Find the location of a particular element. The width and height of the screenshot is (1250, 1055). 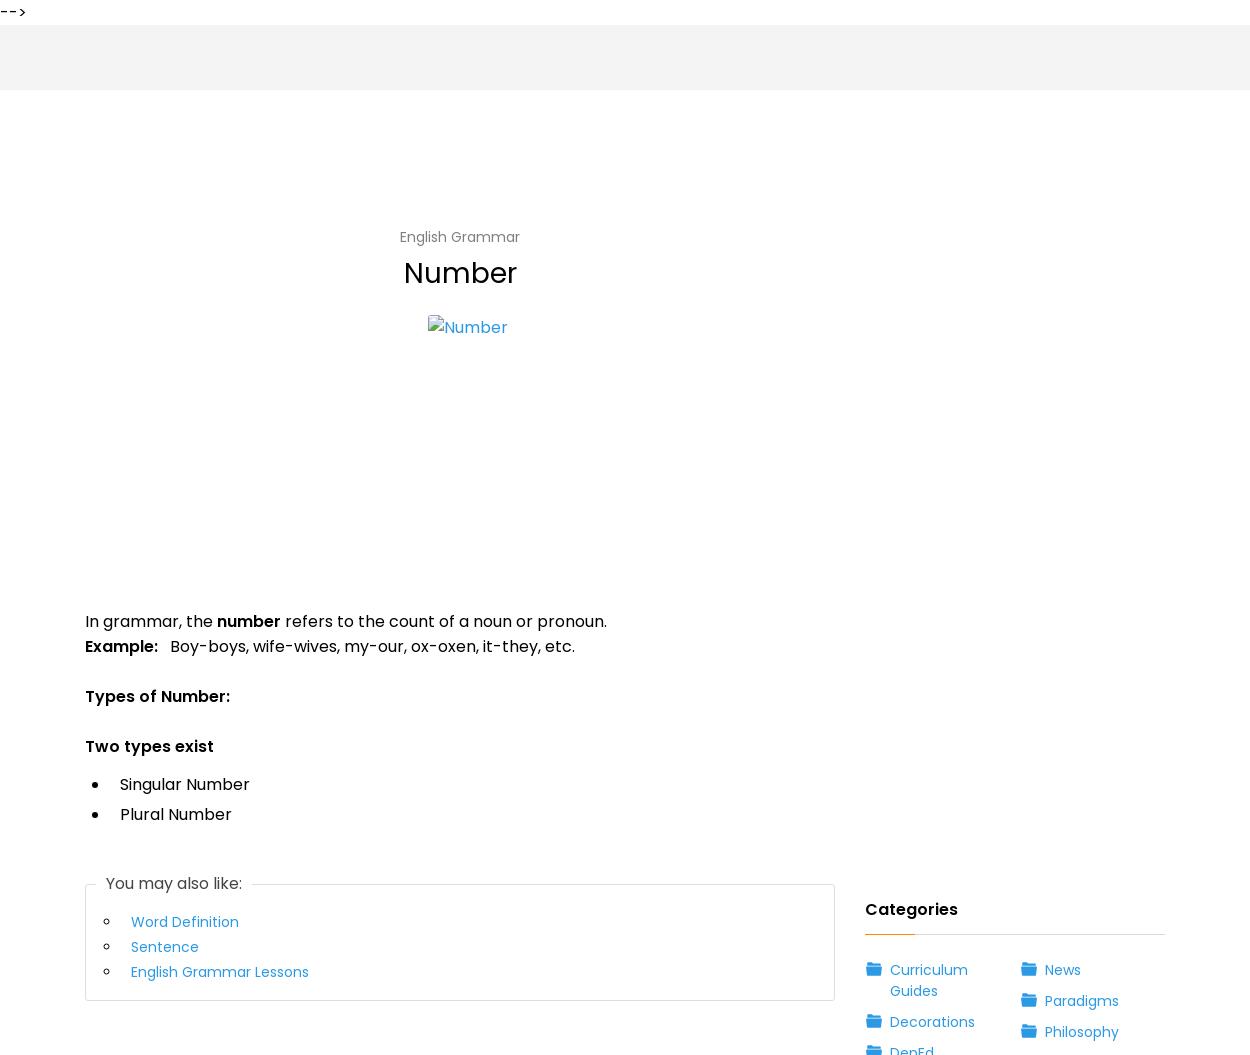

'Me' is located at coordinates (102, 849).